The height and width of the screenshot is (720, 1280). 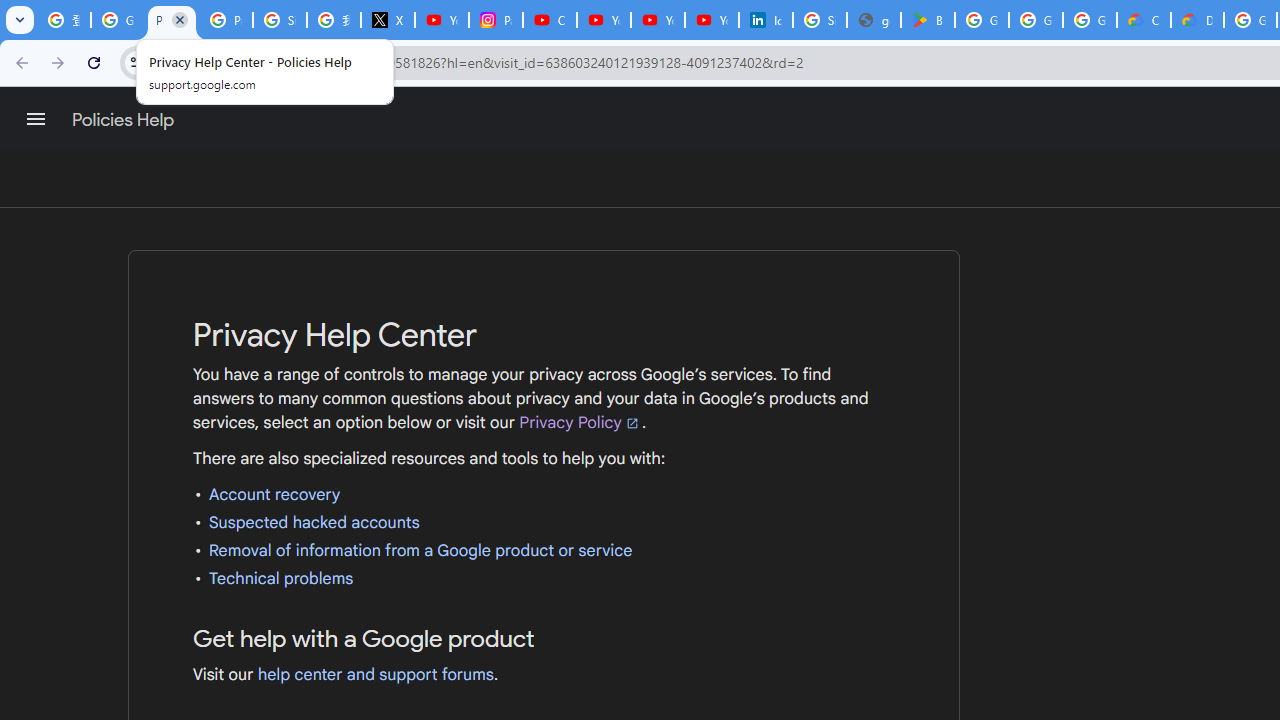 What do you see at coordinates (819, 20) in the screenshot?
I see `'Sign in - Google Accounts'` at bounding box center [819, 20].